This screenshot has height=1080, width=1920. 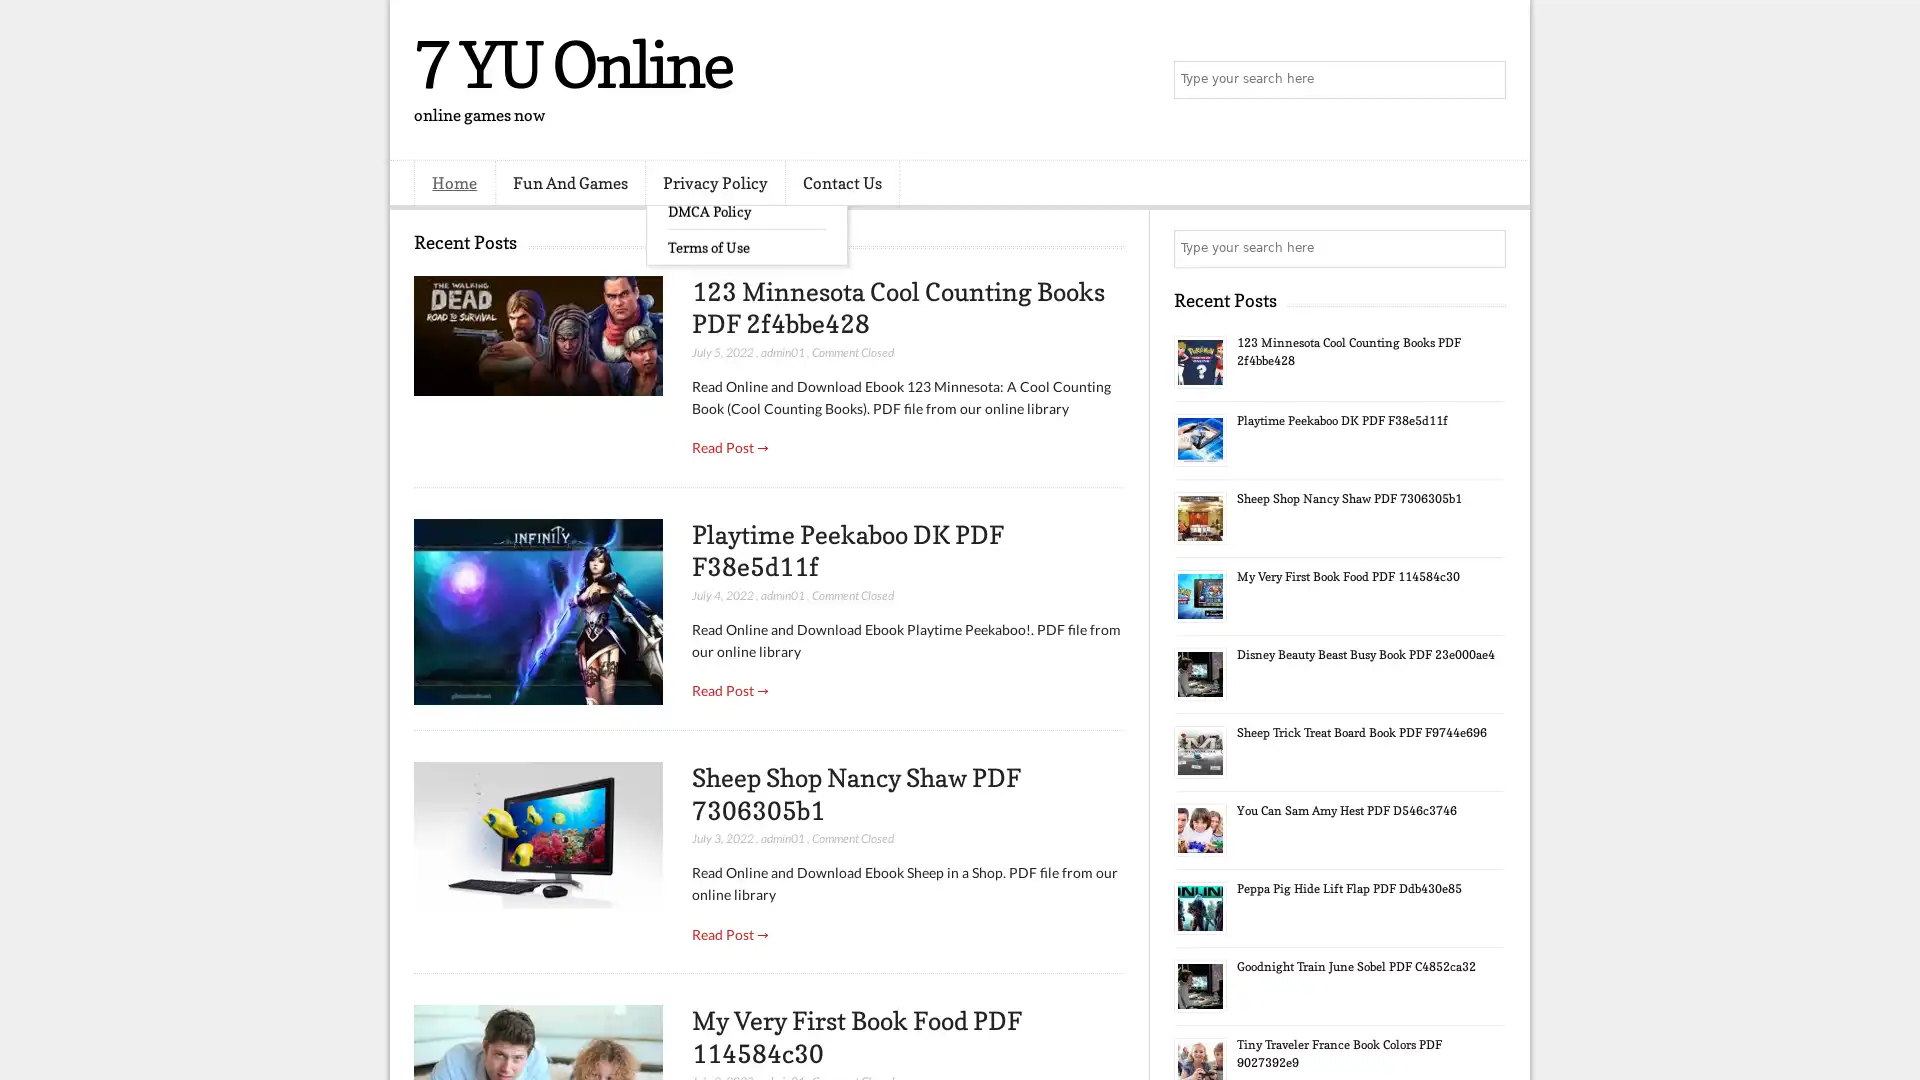 I want to click on Search, so click(x=1485, y=80).